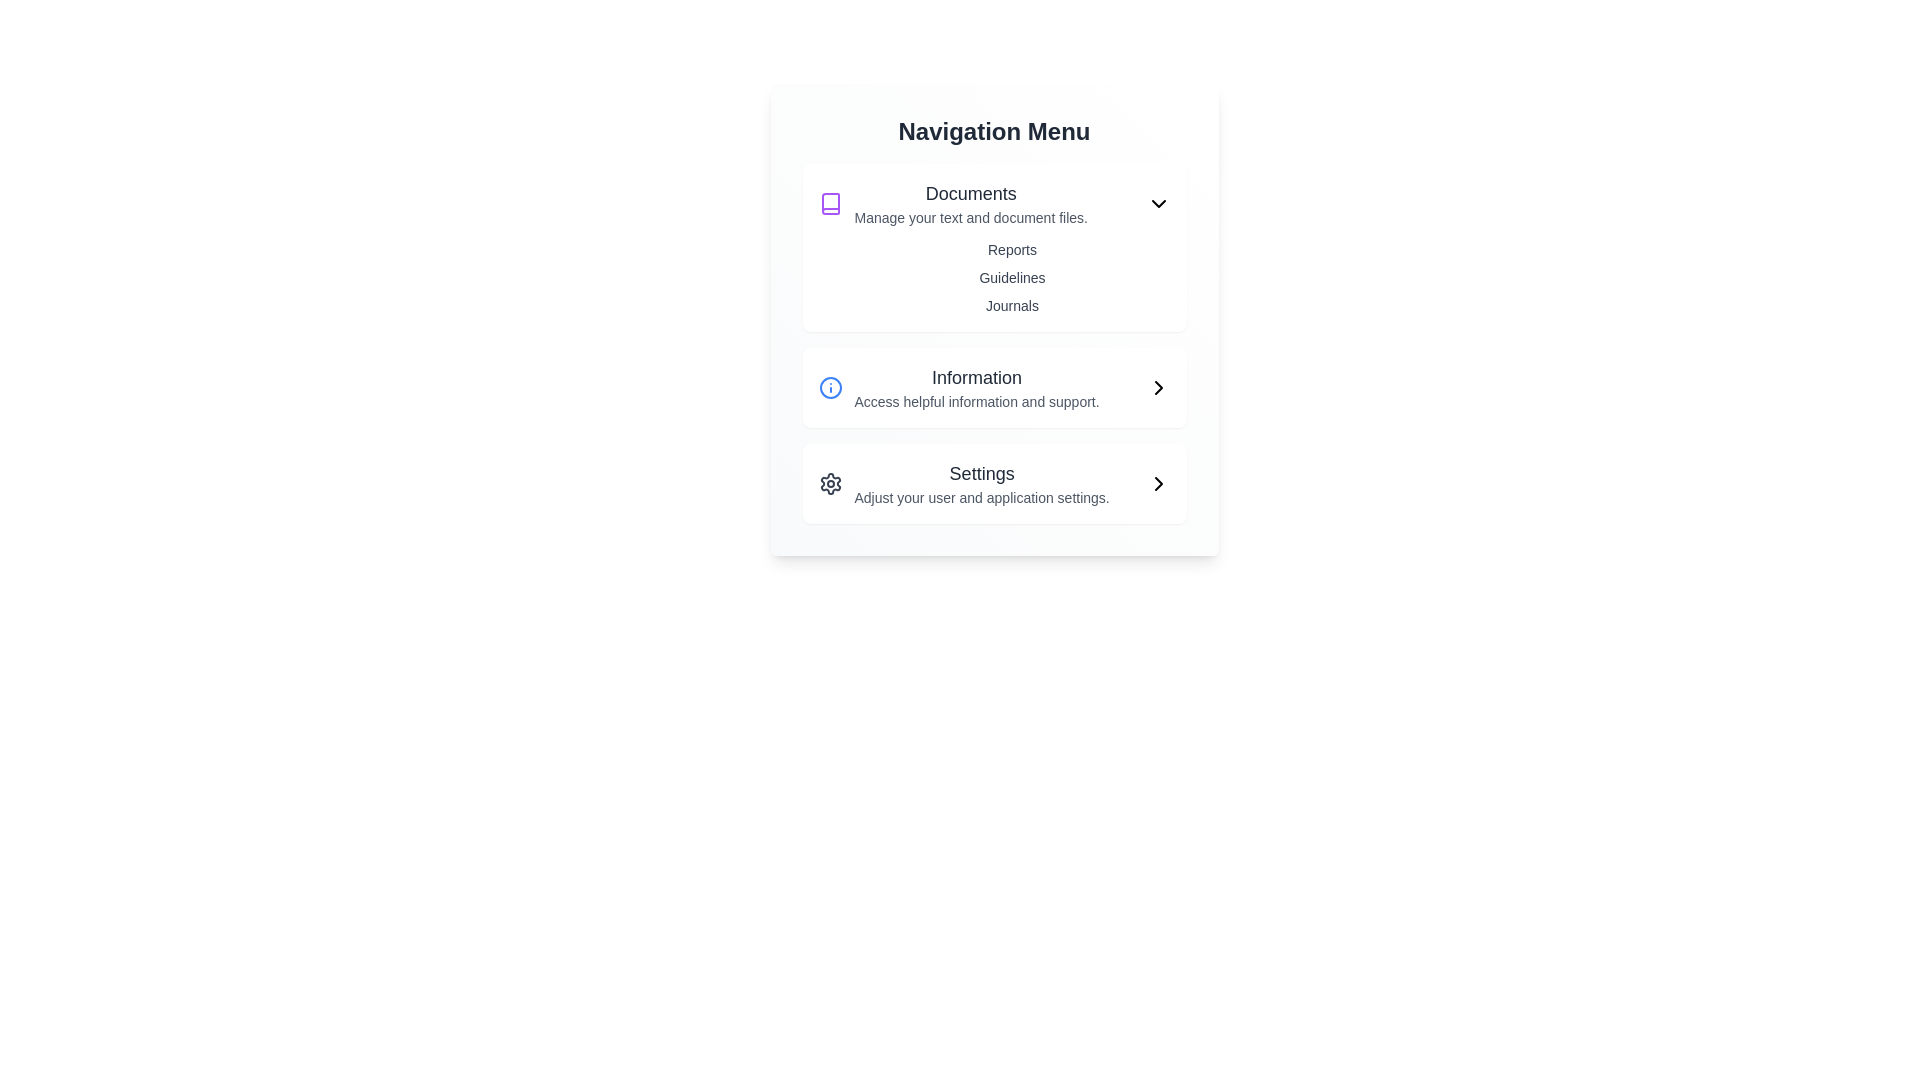 The height and width of the screenshot is (1080, 1920). Describe the element at coordinates (994, 249) in the screenshot. I see `the 'Reports' text label located under the 'Documents' submenu` at that location.